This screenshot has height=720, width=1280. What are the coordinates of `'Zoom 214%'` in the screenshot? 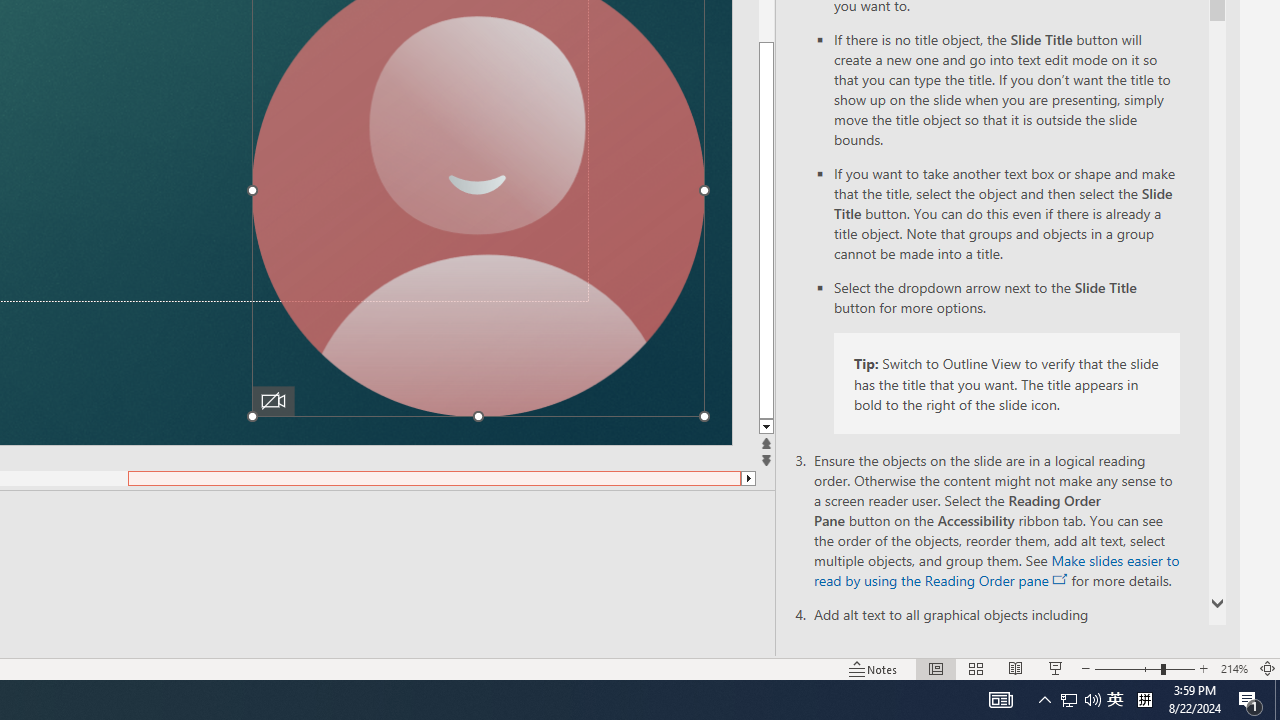 It's located at (1233, 669).